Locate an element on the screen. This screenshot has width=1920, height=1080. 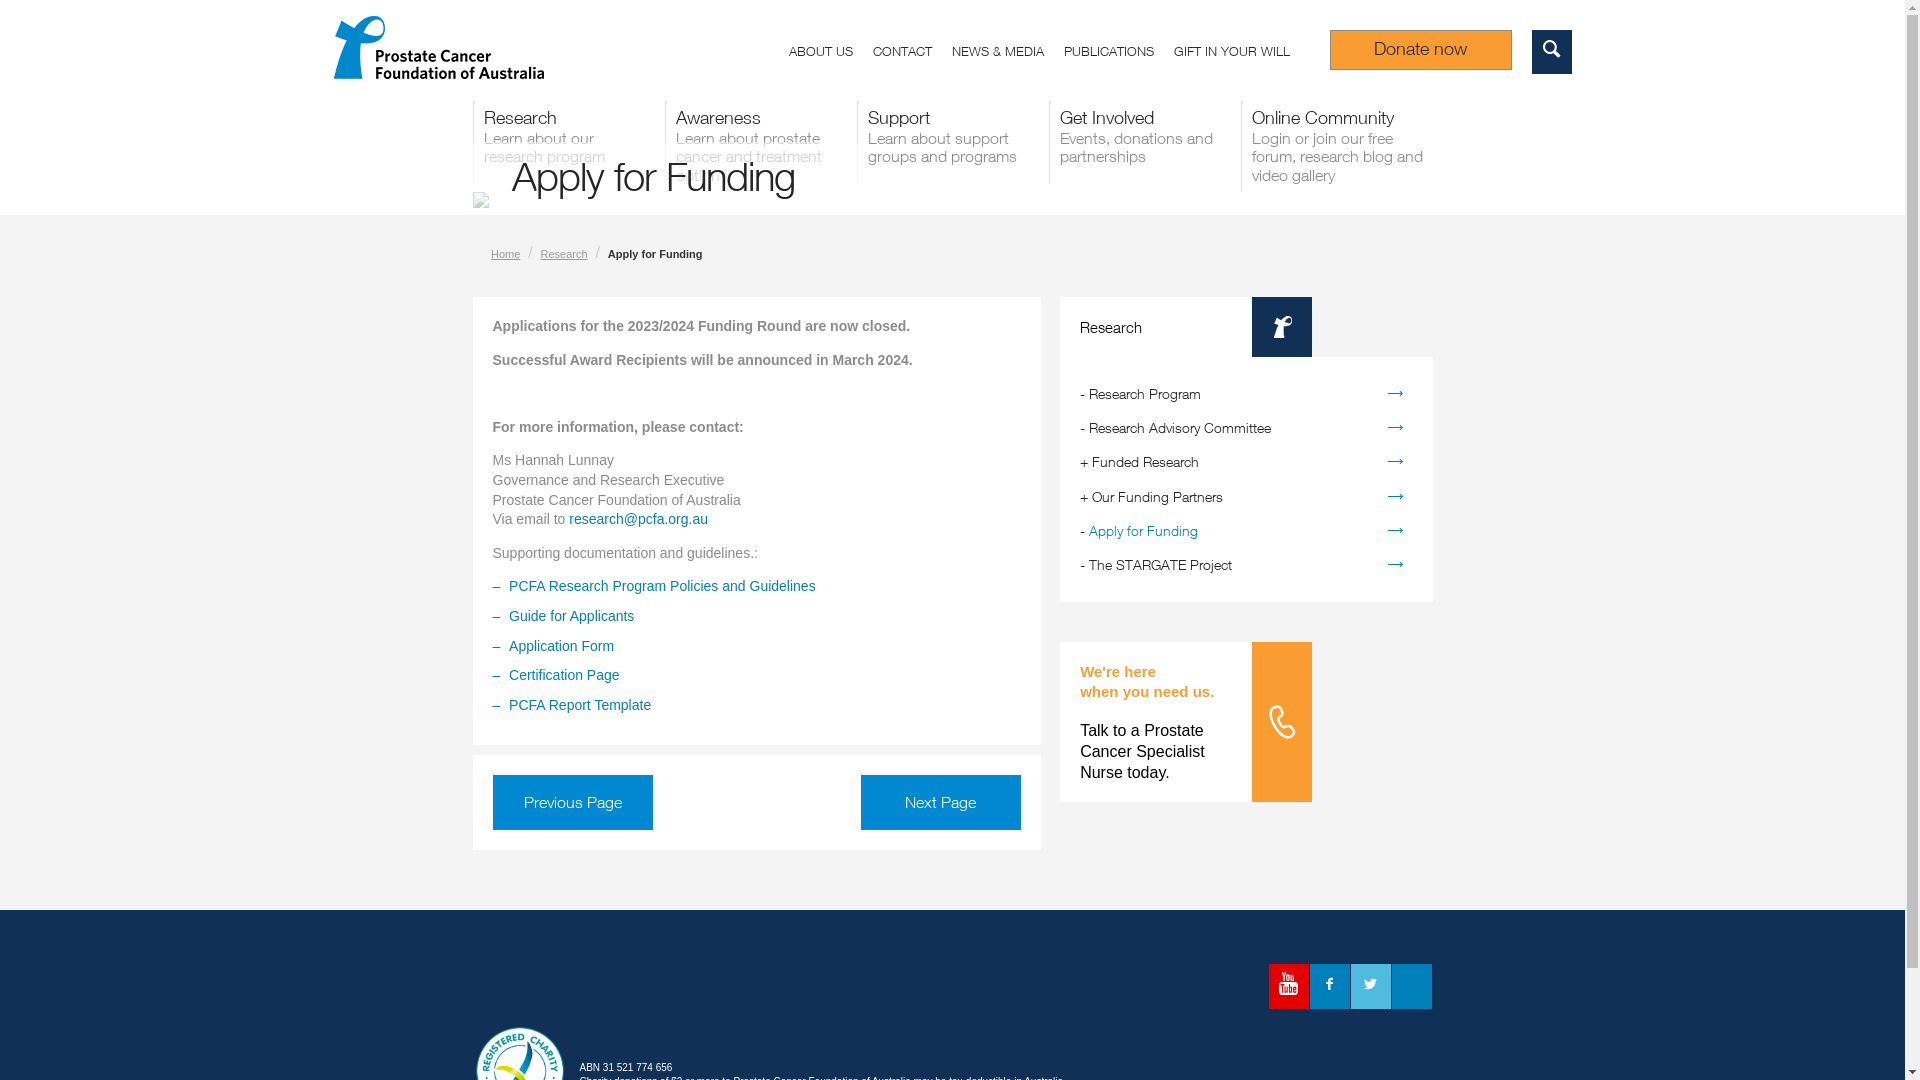
'- Apply for Funding' is located at coordinates (1245, 530).